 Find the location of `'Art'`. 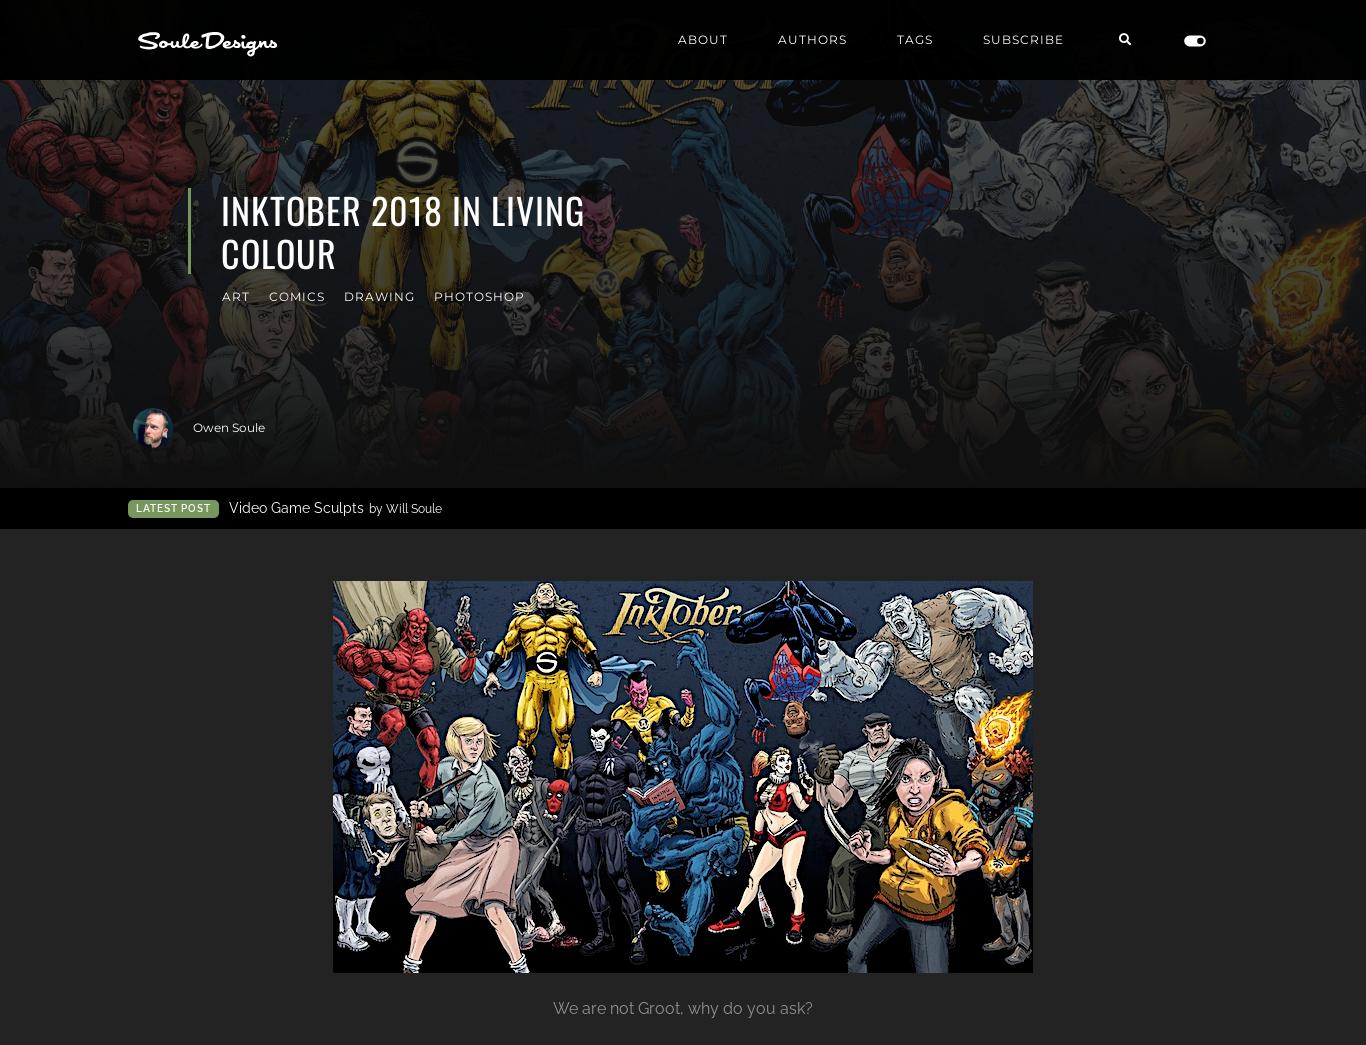

'Art' is located at coordinates (236, 296).